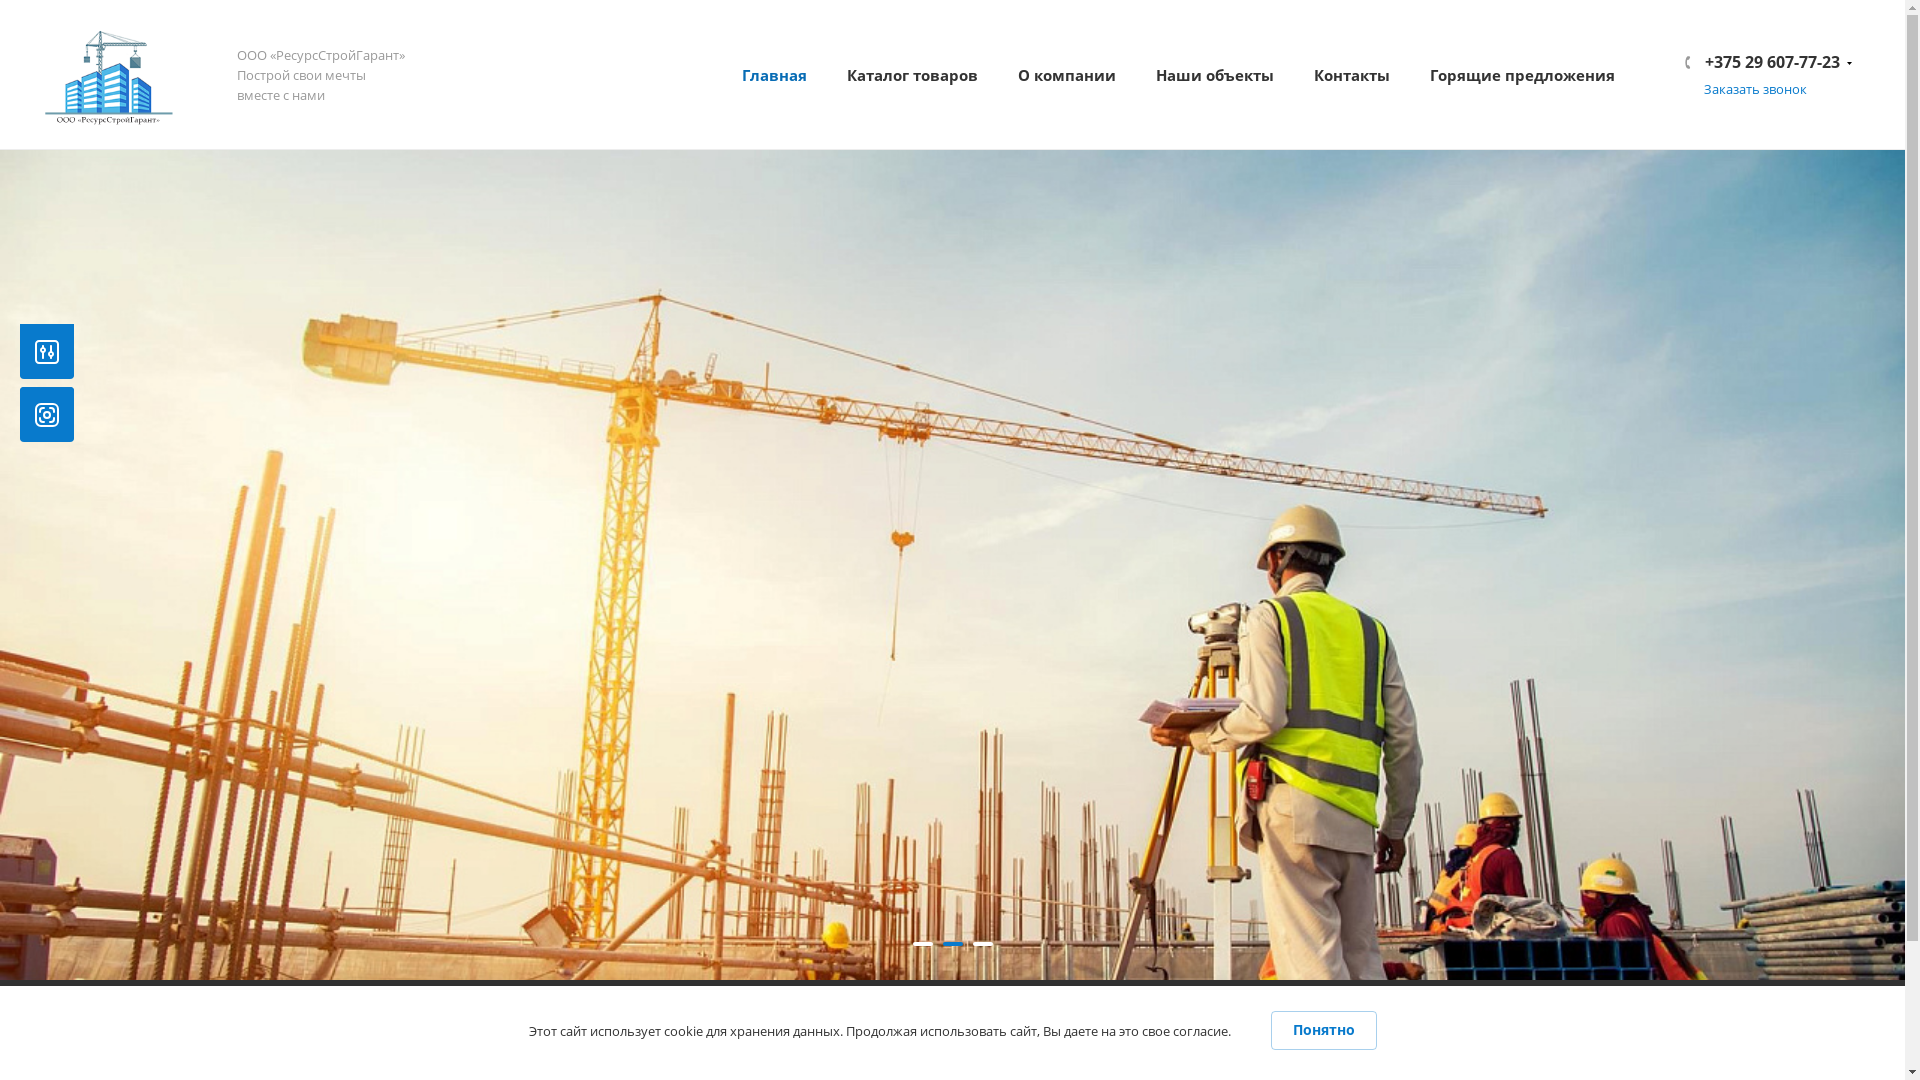  I want to click on '+375 29 607-77-23', so click(790, 1030).